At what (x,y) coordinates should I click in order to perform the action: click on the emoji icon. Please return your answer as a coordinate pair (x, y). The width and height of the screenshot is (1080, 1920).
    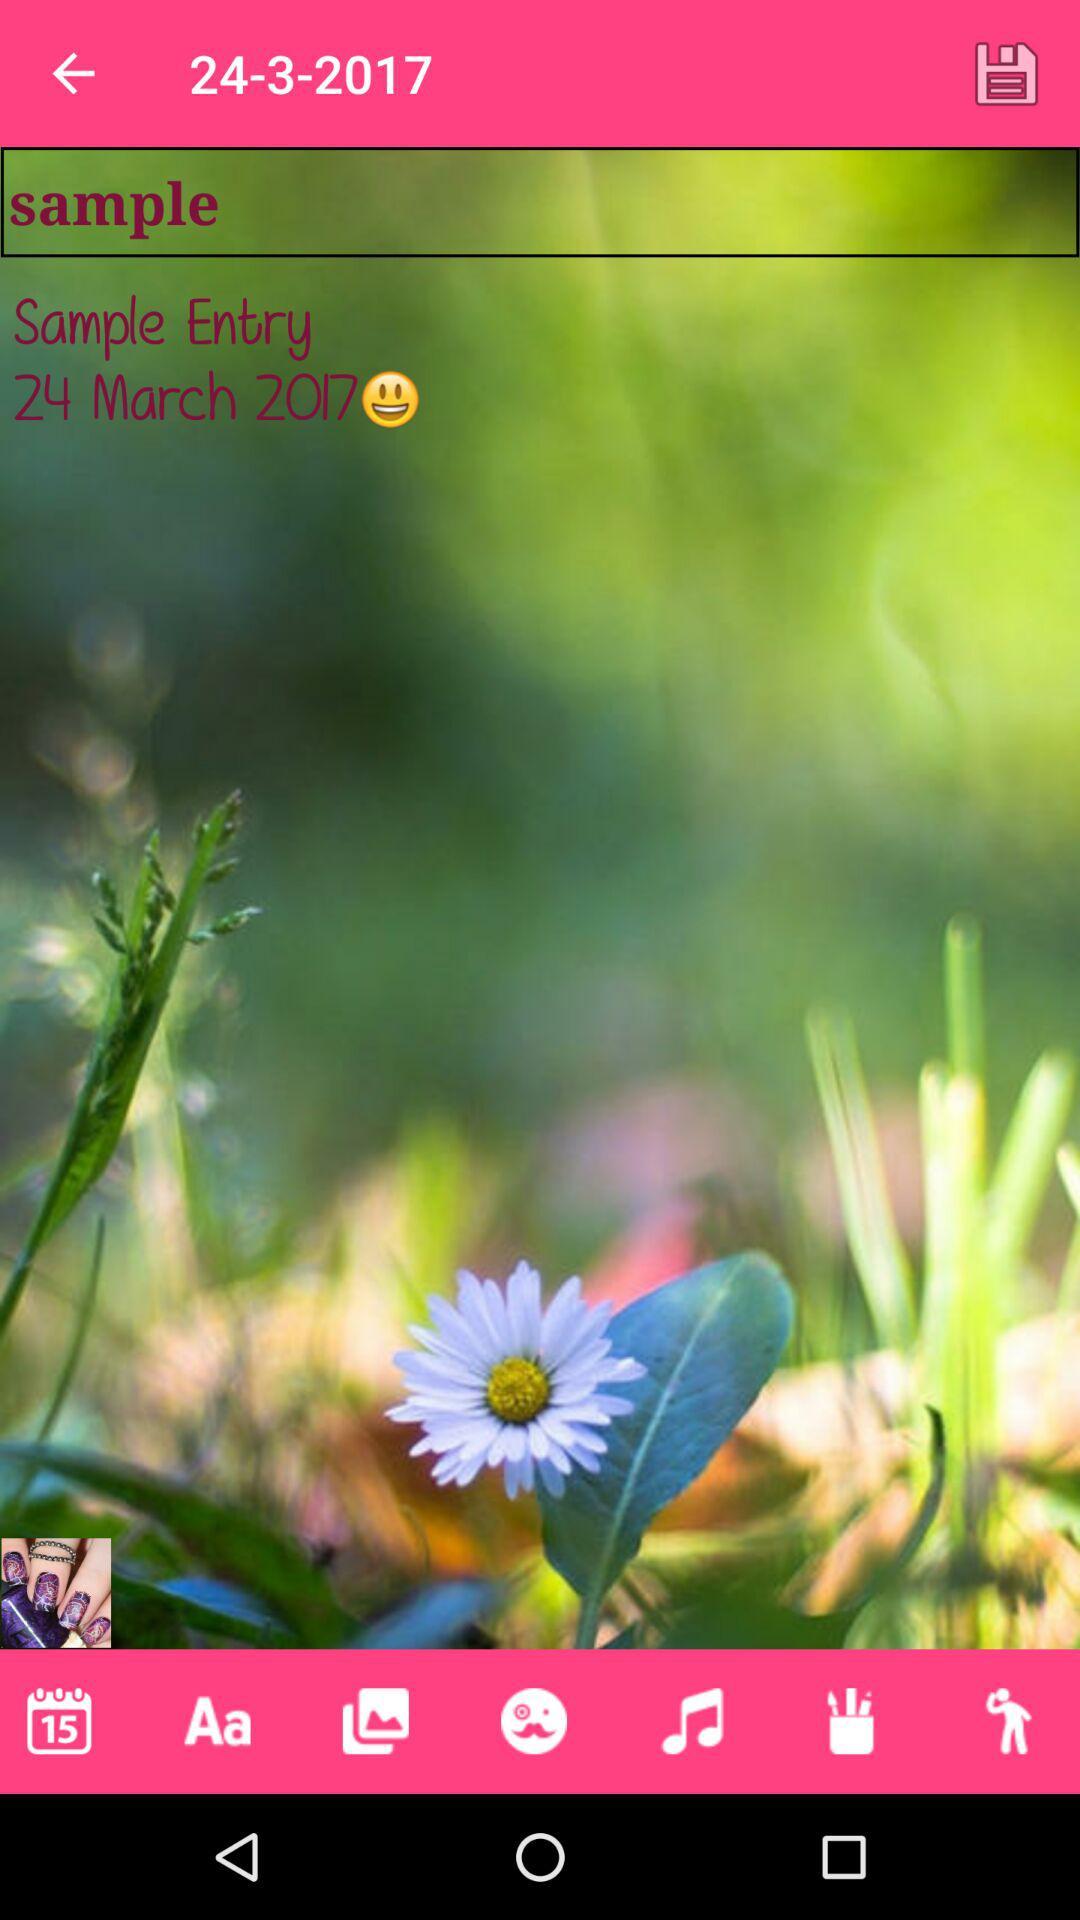
    Looking at the image, I should click on (532, 1720).